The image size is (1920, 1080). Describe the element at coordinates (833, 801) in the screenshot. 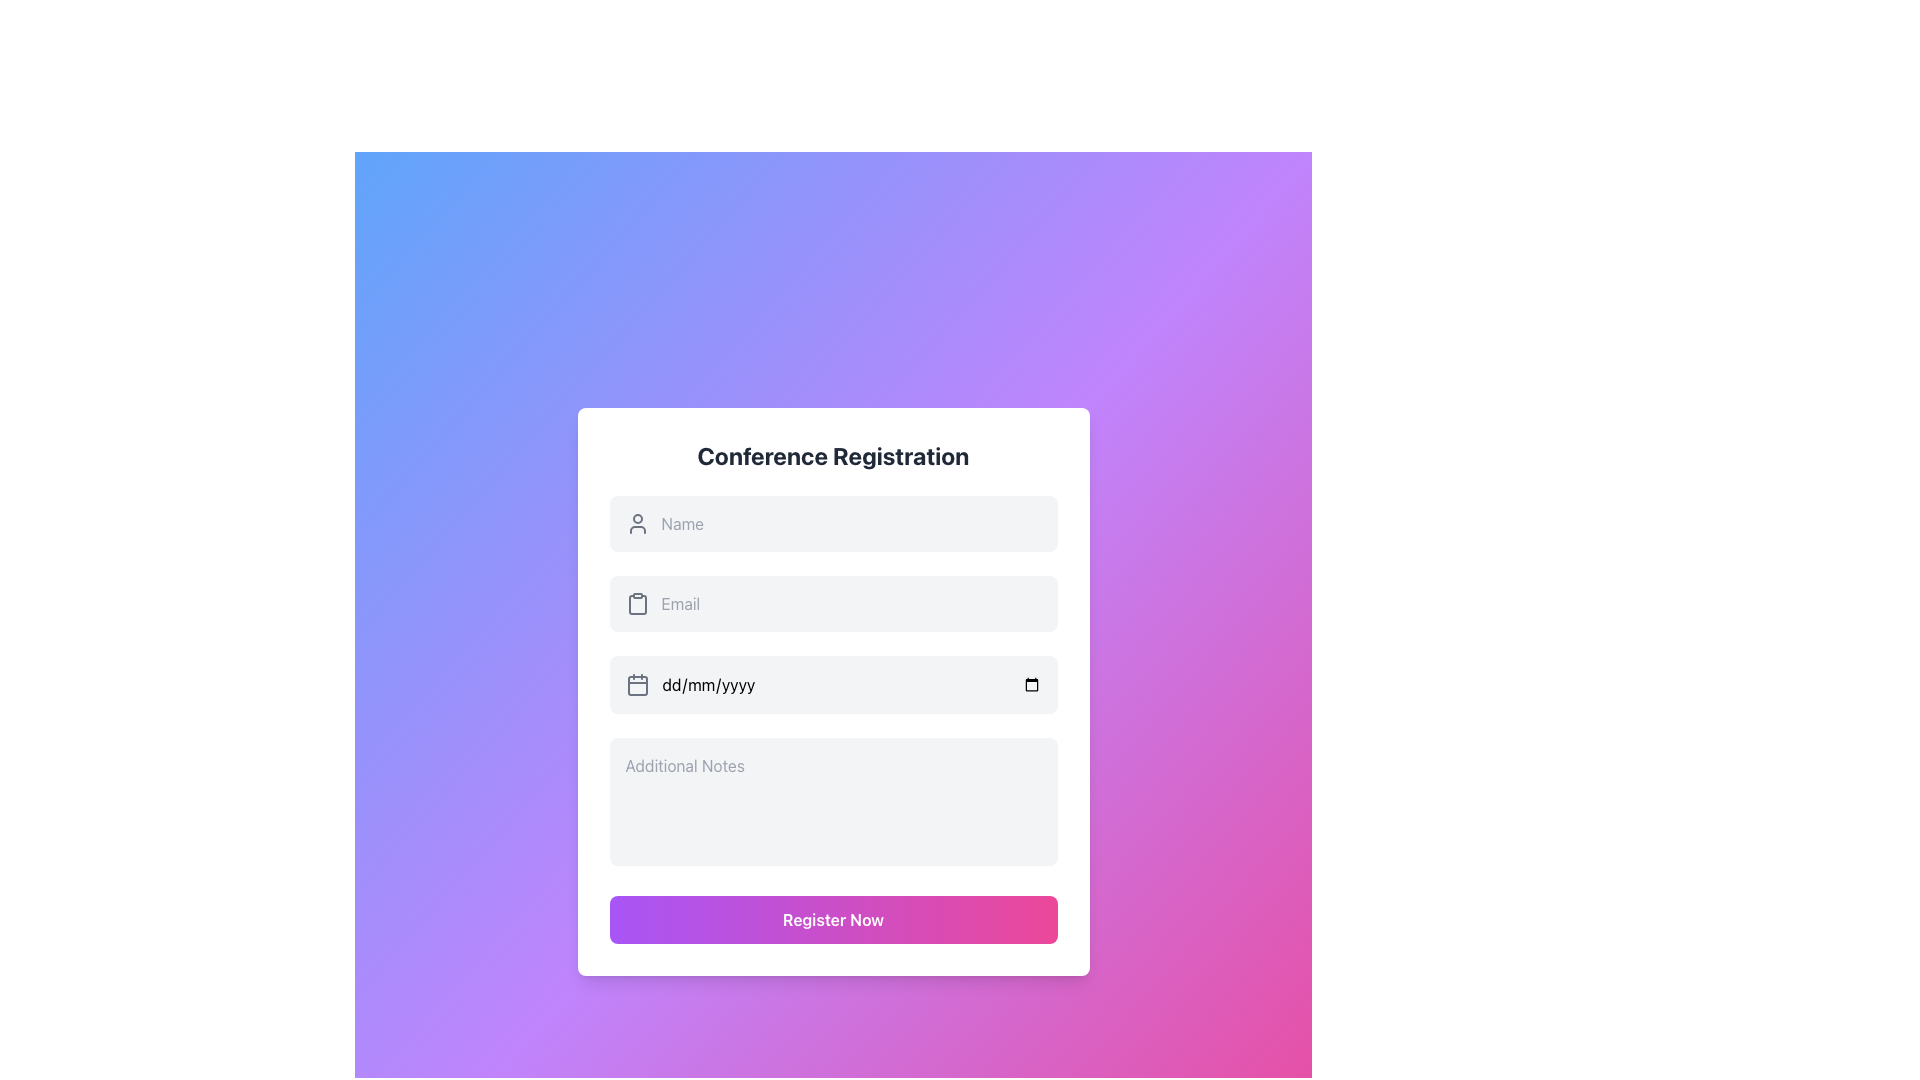

I see `the text within the light-gray text area input field labeled 'Additional Notes', which is the fourth field in the Conference Registration form` at that location.